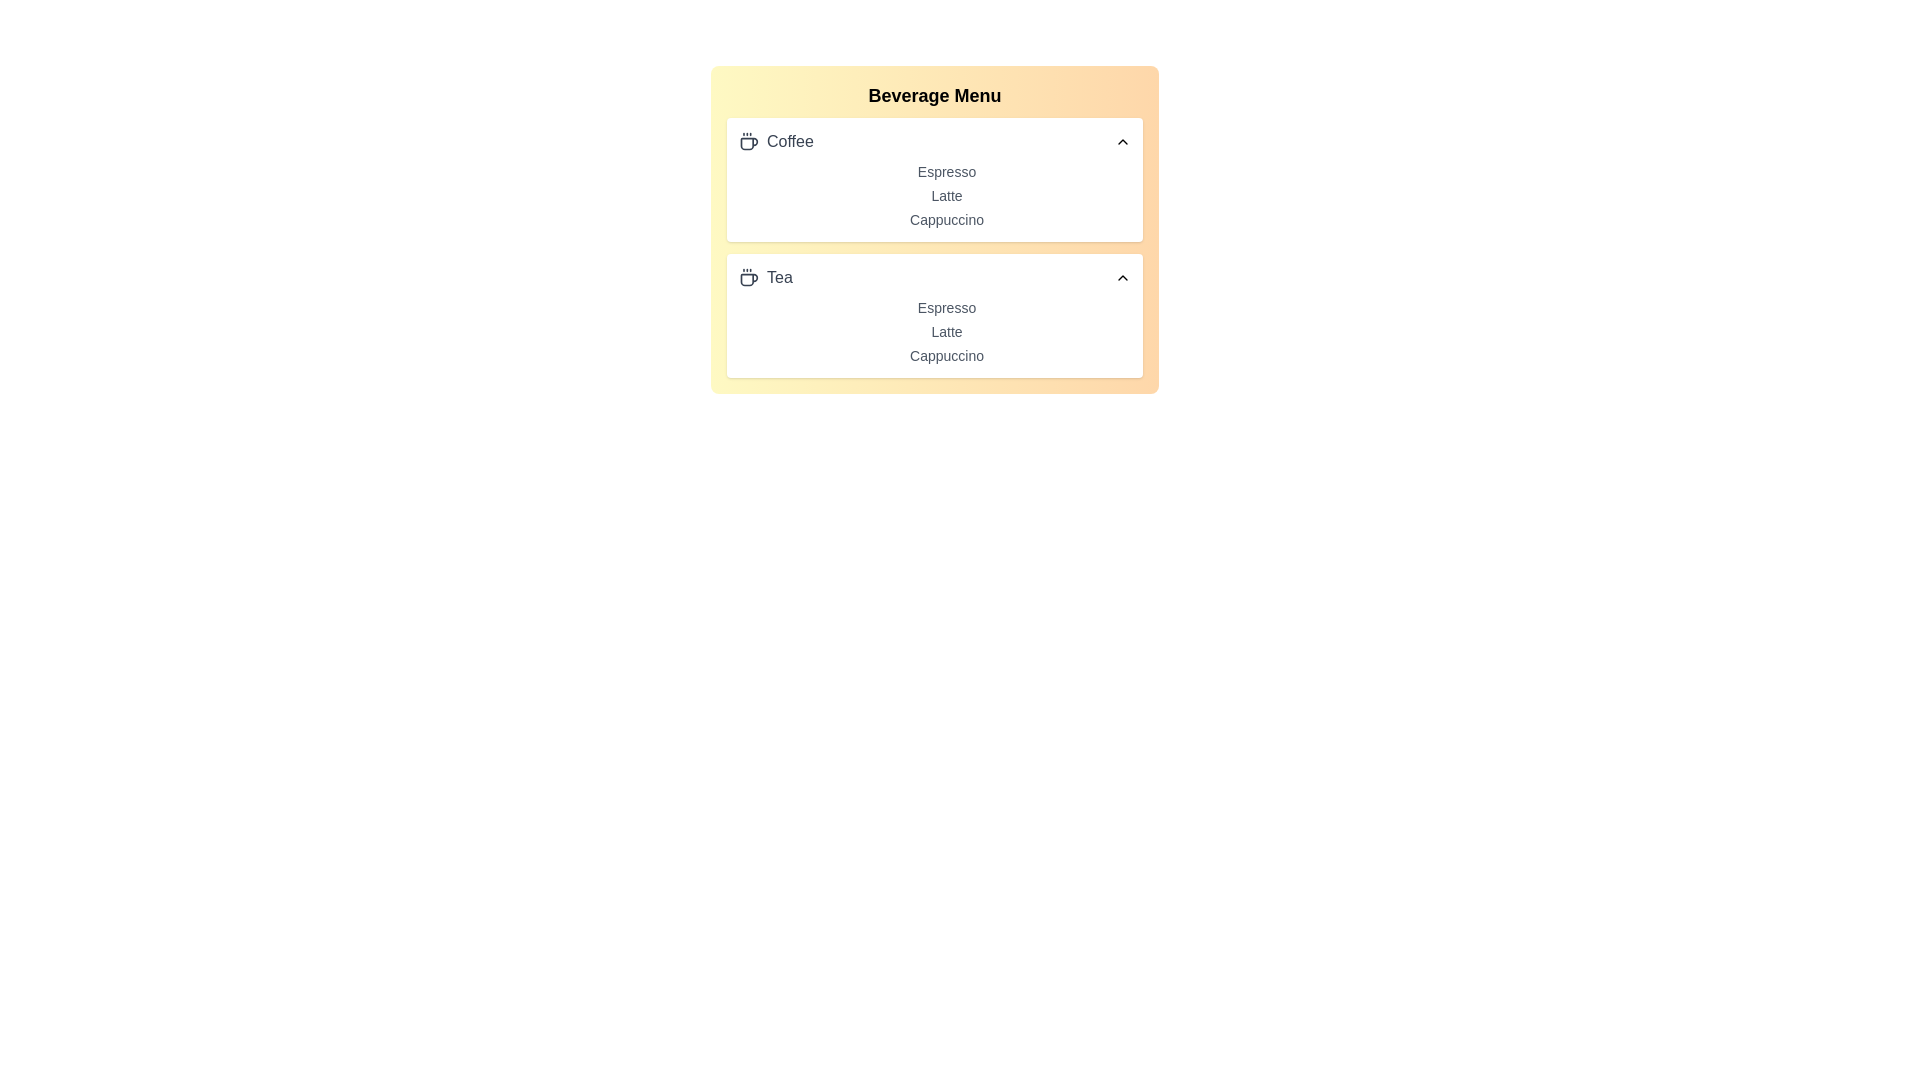 This screenshot has width=1920, height=1080. What do you see at coordinates (747, 141) in the screenshot?
I see `the beverage icon for coffee` at bounding box center [747, 141].